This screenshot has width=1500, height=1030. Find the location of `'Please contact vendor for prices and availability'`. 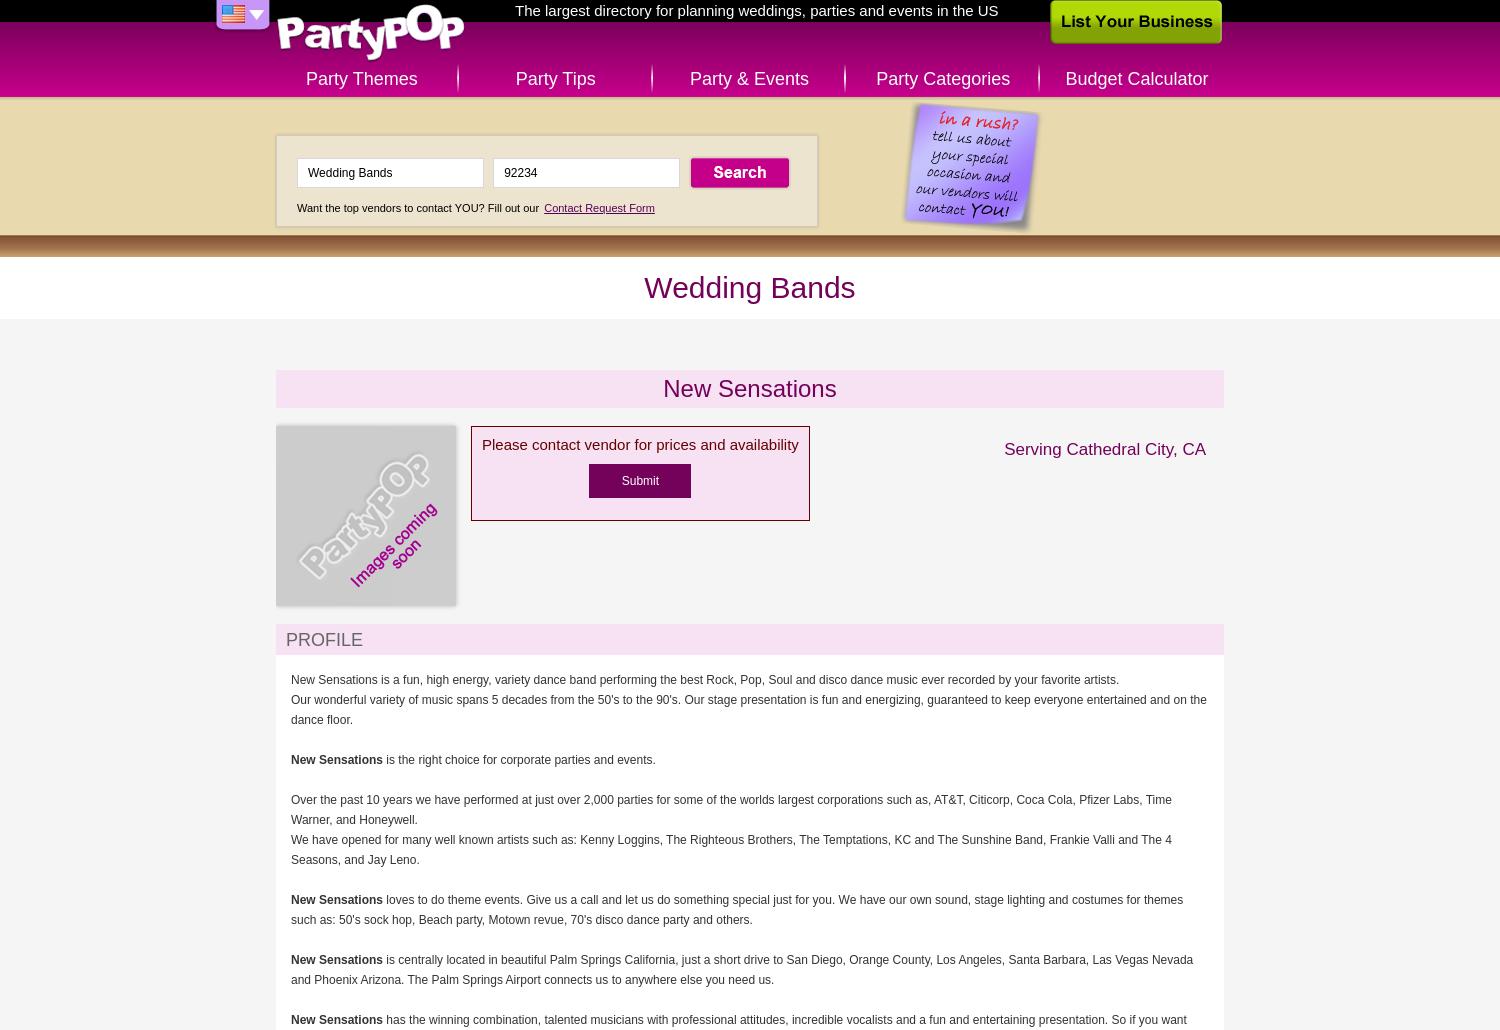

'Please contact vendor for prices and availability' is located at coordinates (480, 443).